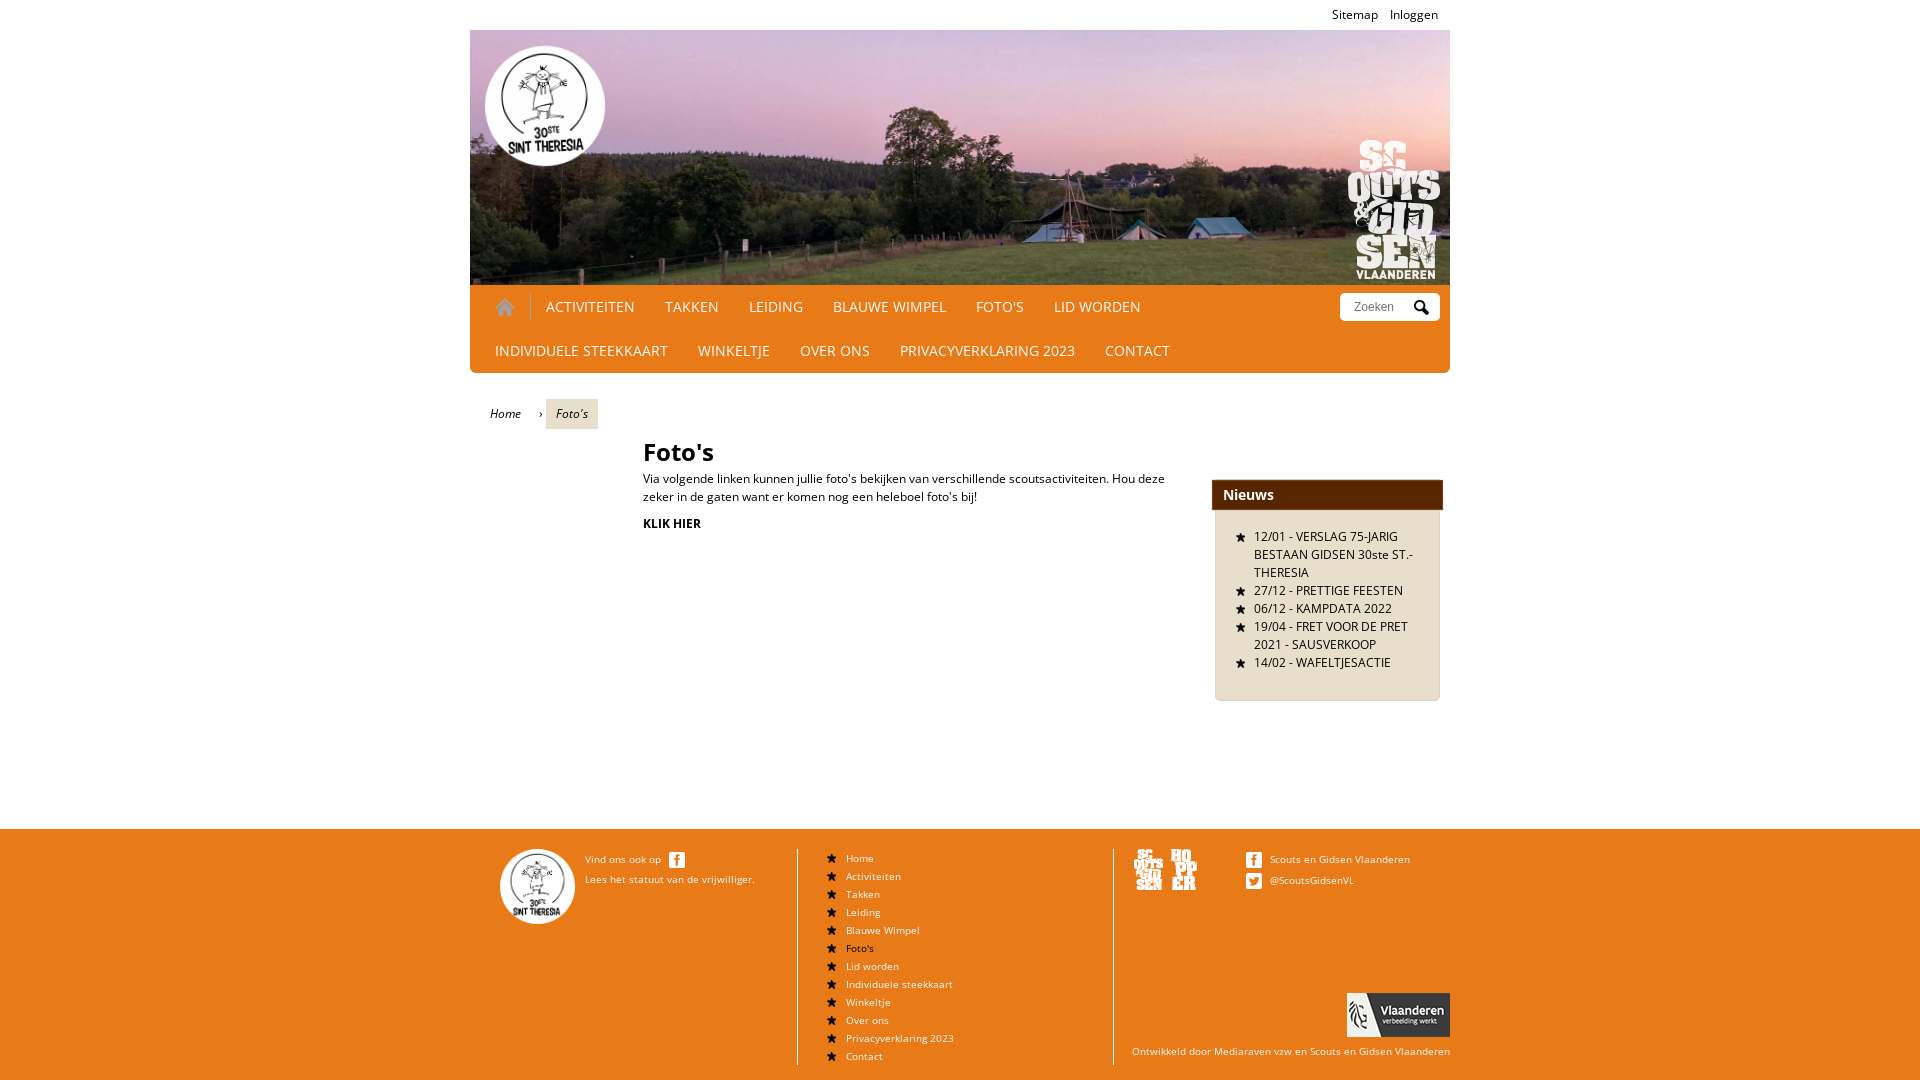 The width and height of the screenshot is (1920, 1080). Describe the element at coordinates (1184, 868) in the screenshot. I see `'Hopper'` at that location.